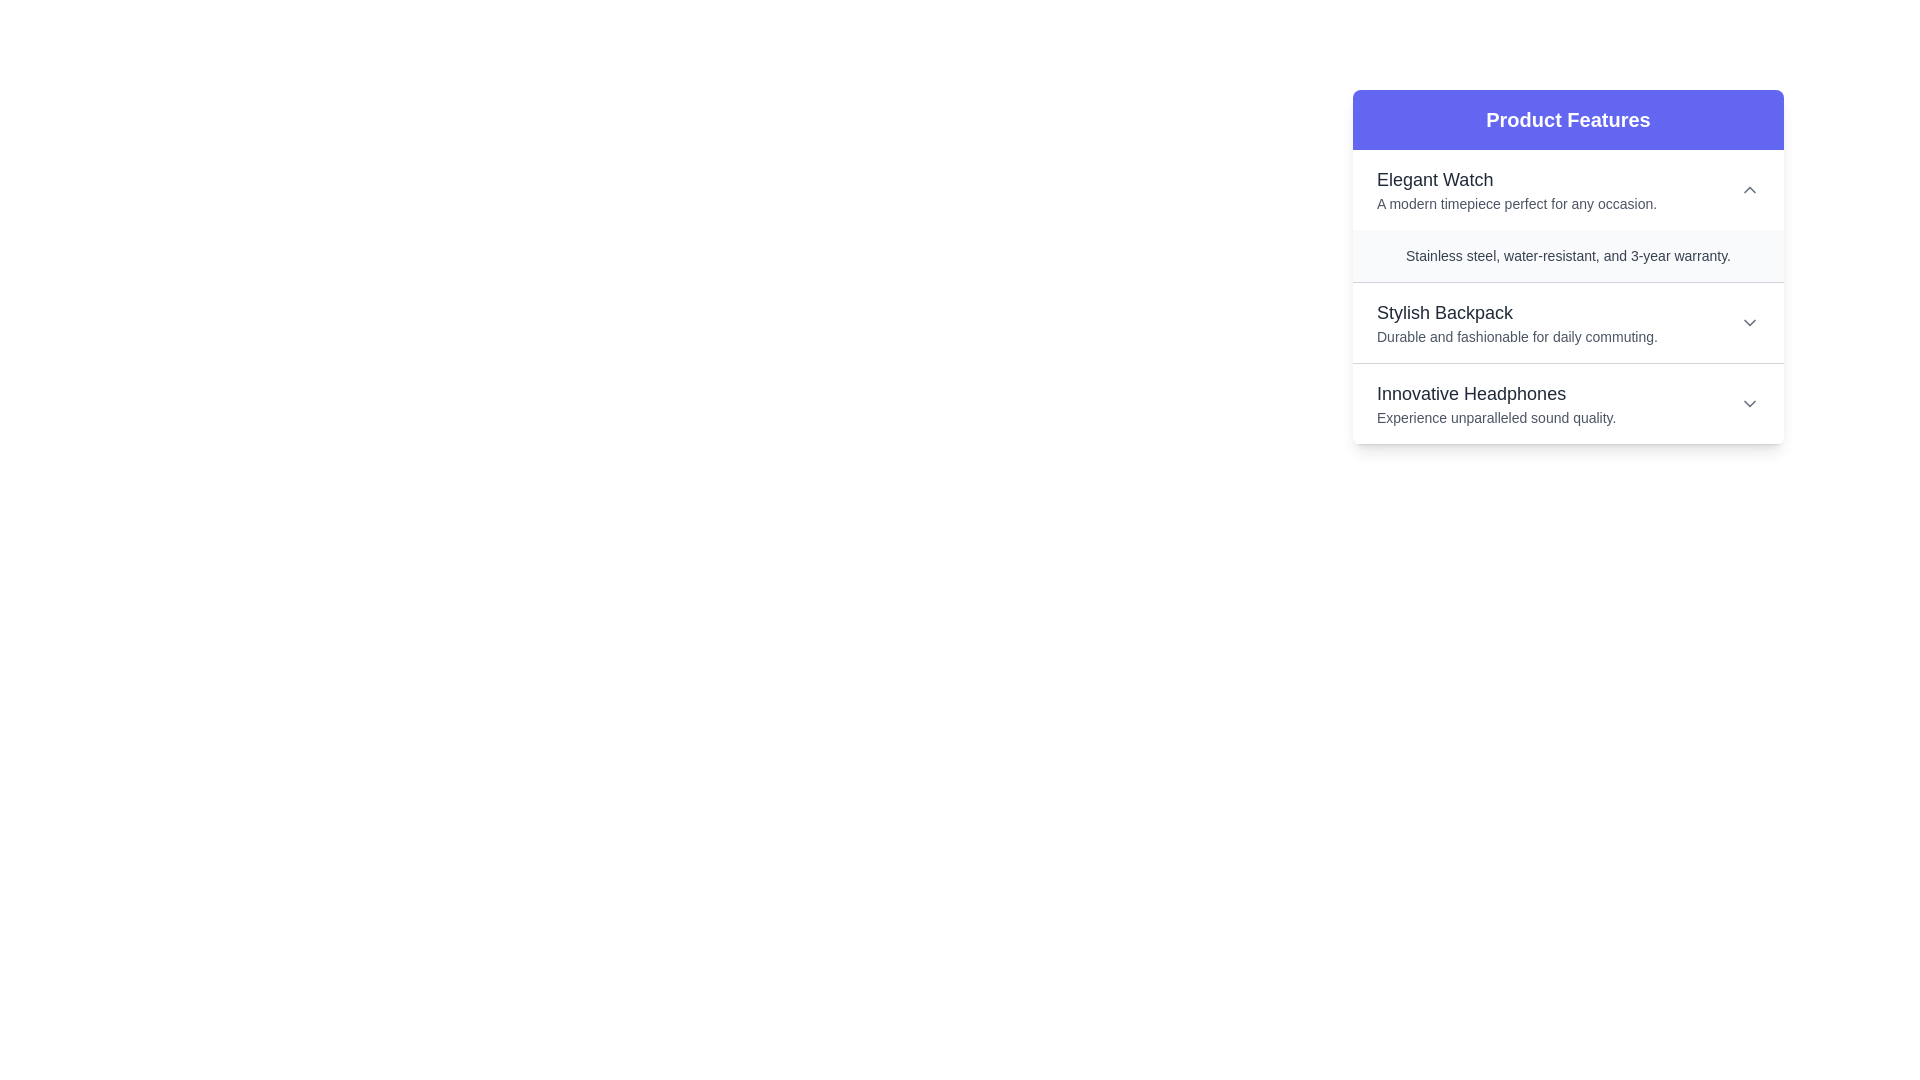 Image resolution: width=1920 pixels, height=1080 pixels. I want to click on the chevron icon to the right of the 'Stylish Backpack' title and description, so click(1749, 322).